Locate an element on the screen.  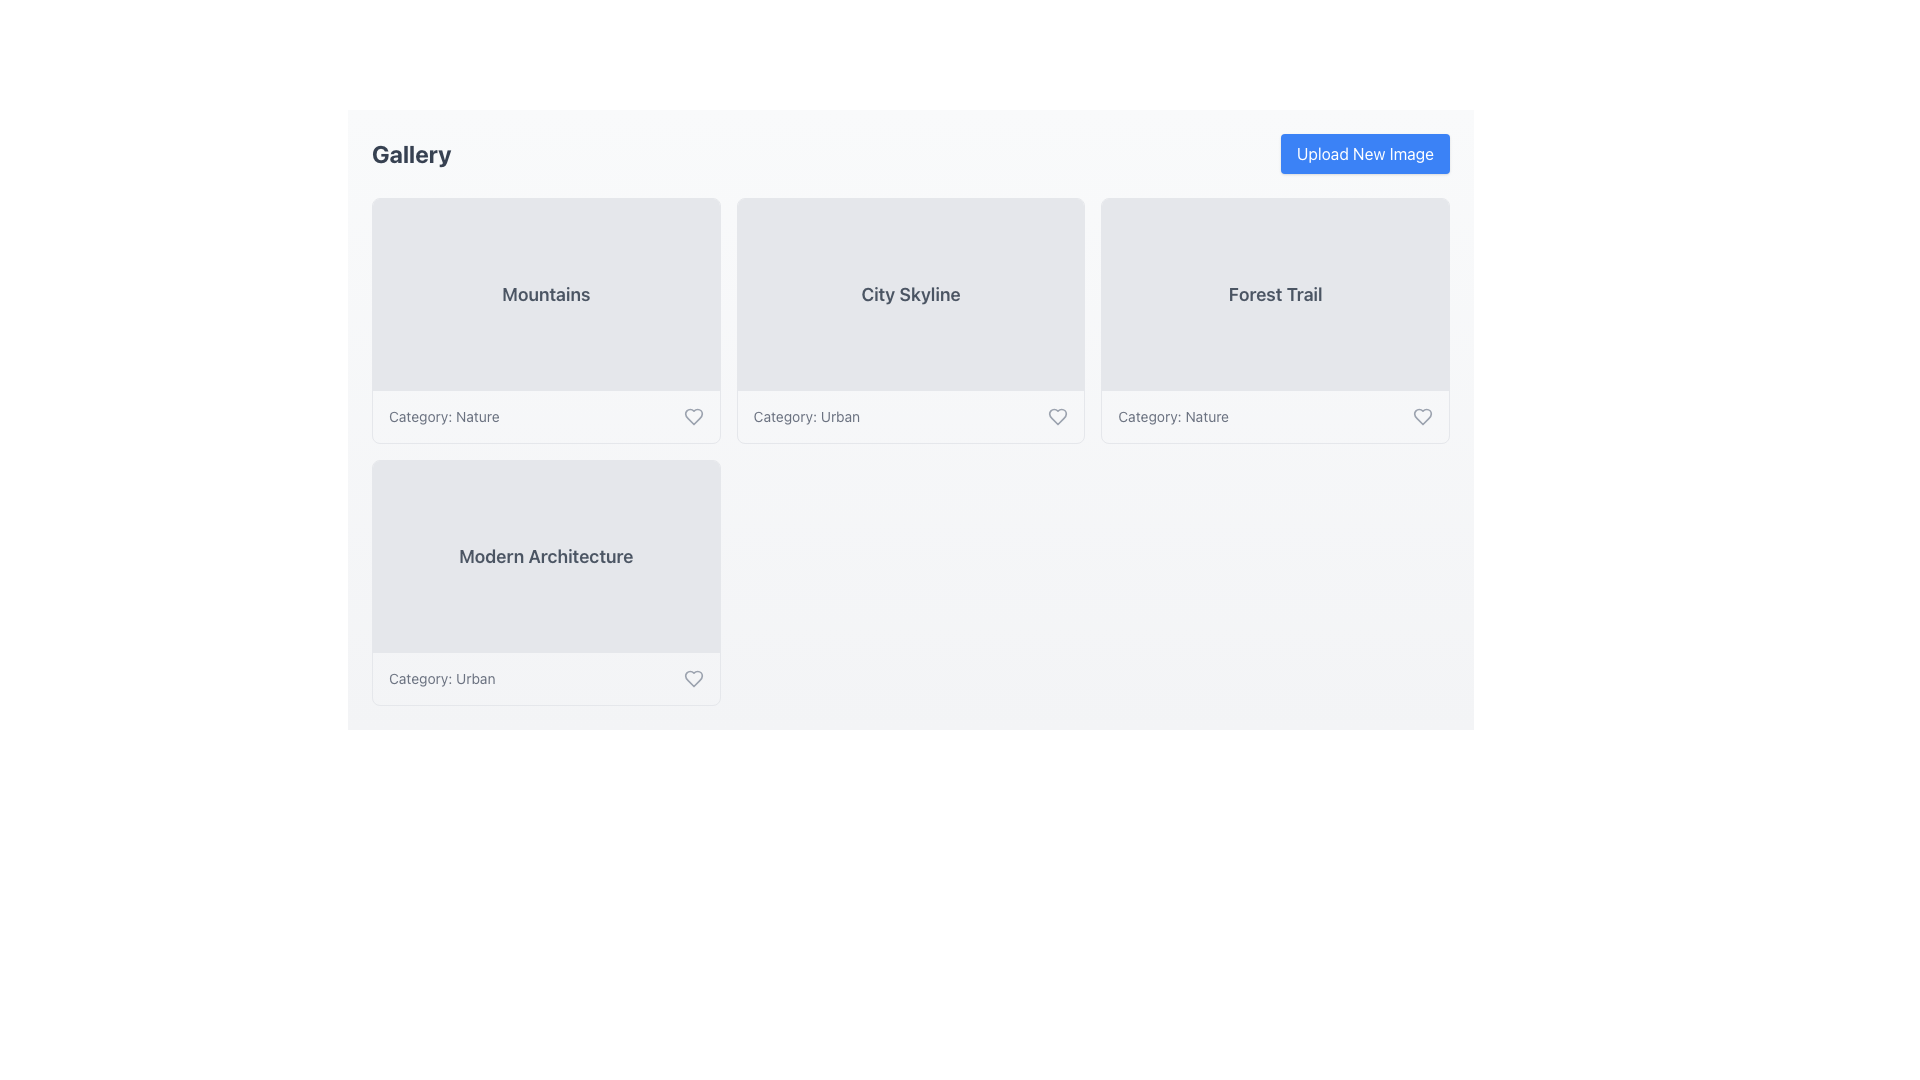
the text label that serves as a descriptive title for the card, located centrally within the card in the second column of the first row in a grid layout is located at coordinates (910, 294).